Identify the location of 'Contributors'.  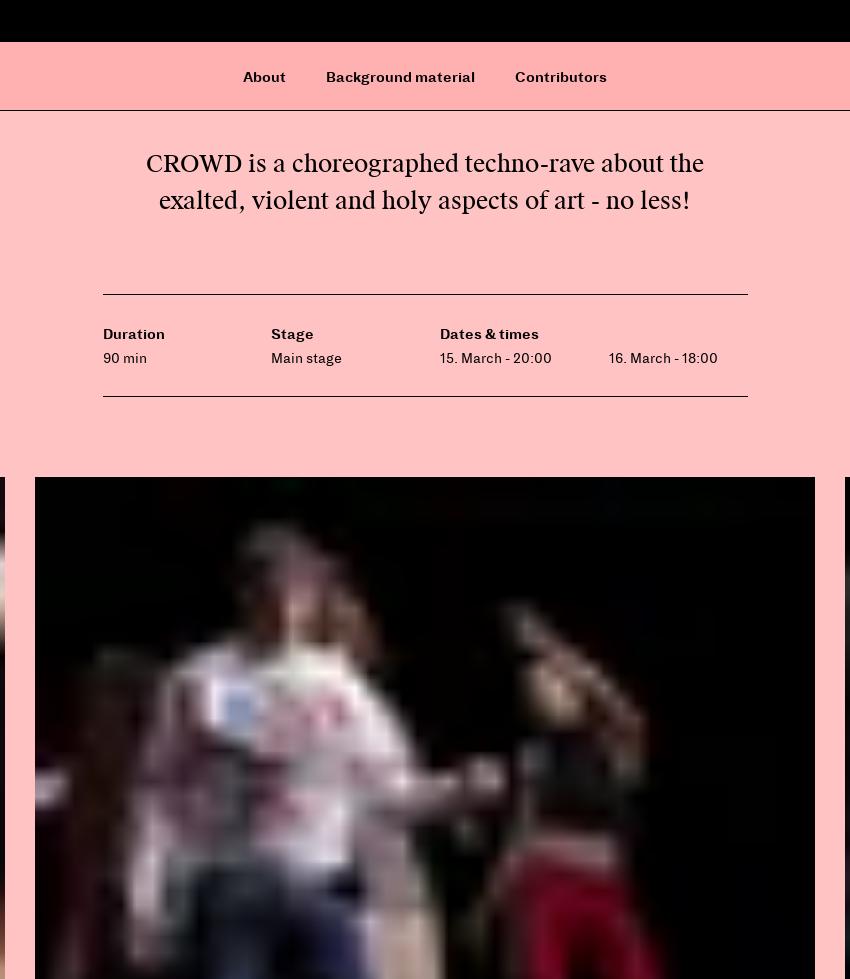
(561, 77).